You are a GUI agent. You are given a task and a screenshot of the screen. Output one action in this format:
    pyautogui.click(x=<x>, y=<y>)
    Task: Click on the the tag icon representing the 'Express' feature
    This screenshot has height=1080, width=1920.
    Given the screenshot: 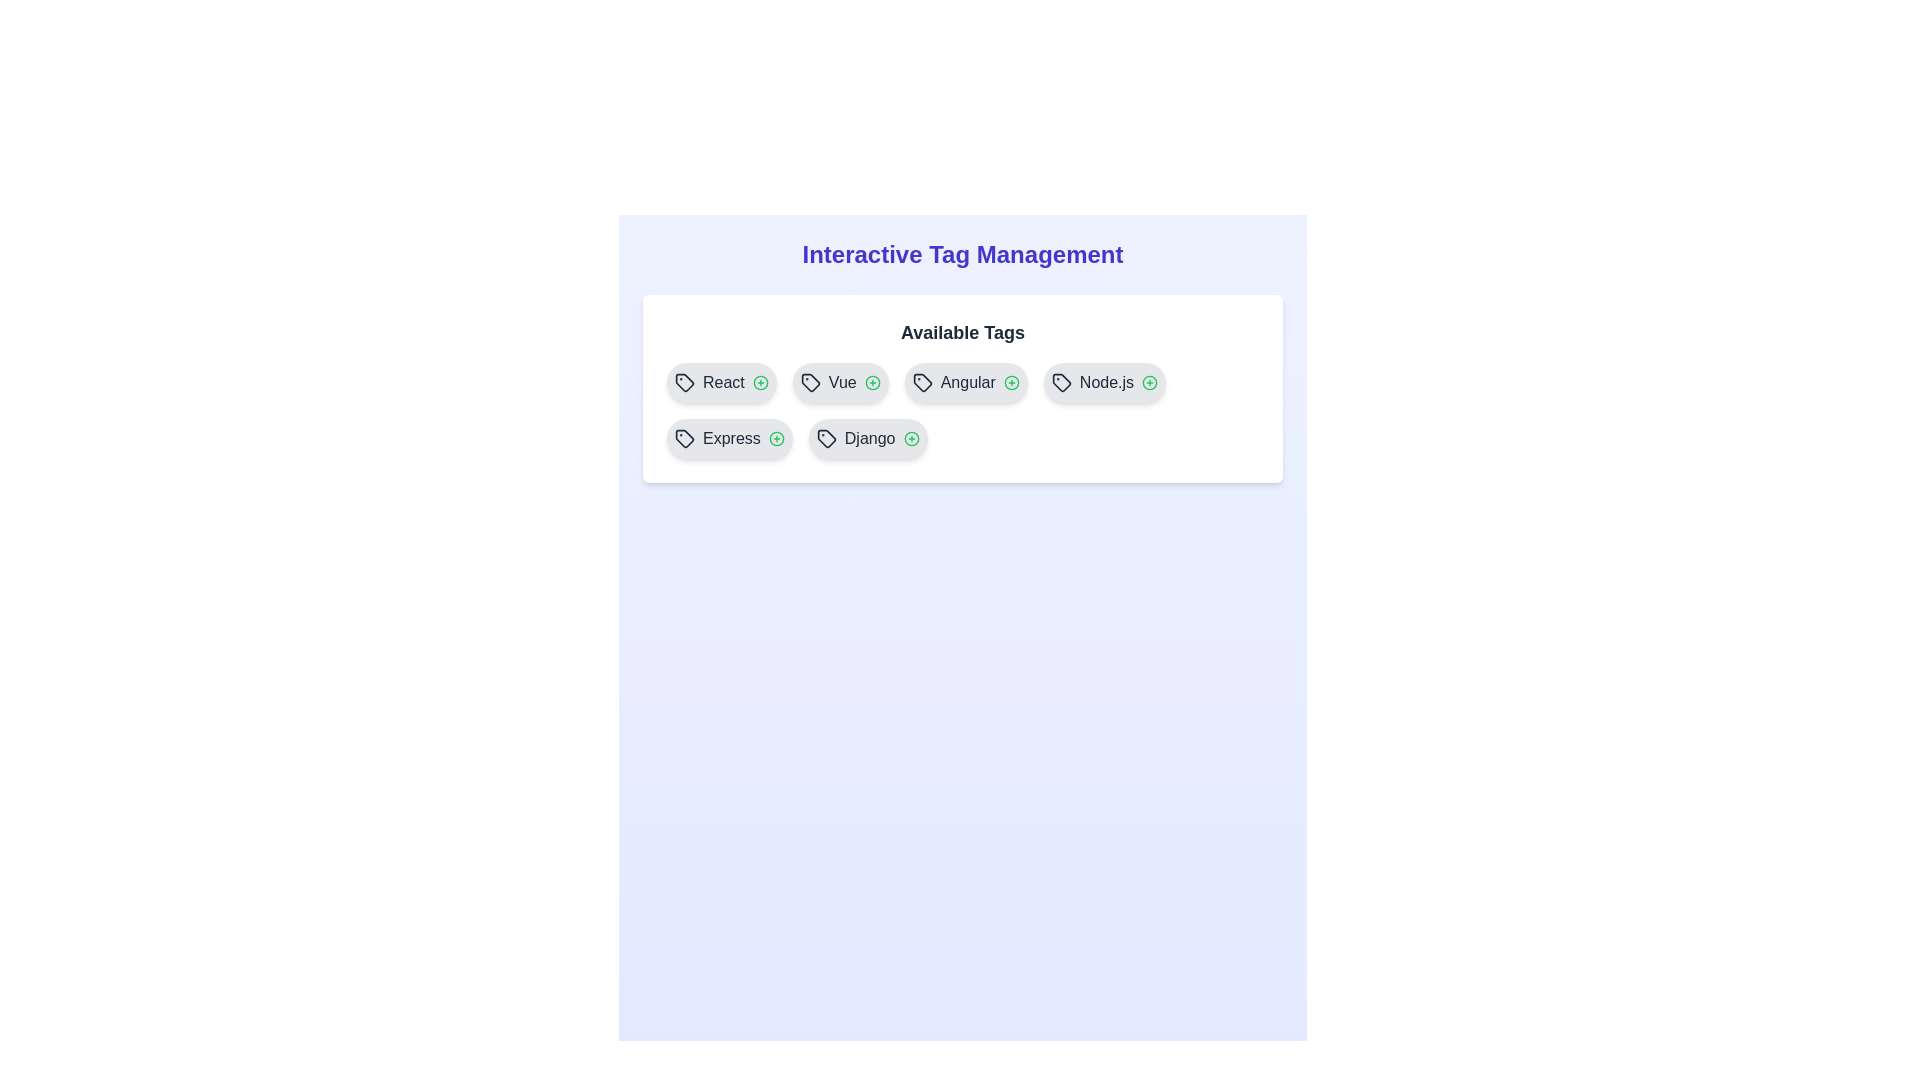 What is the action you would take?
    pyautogui.click(x=685, y=438)
    